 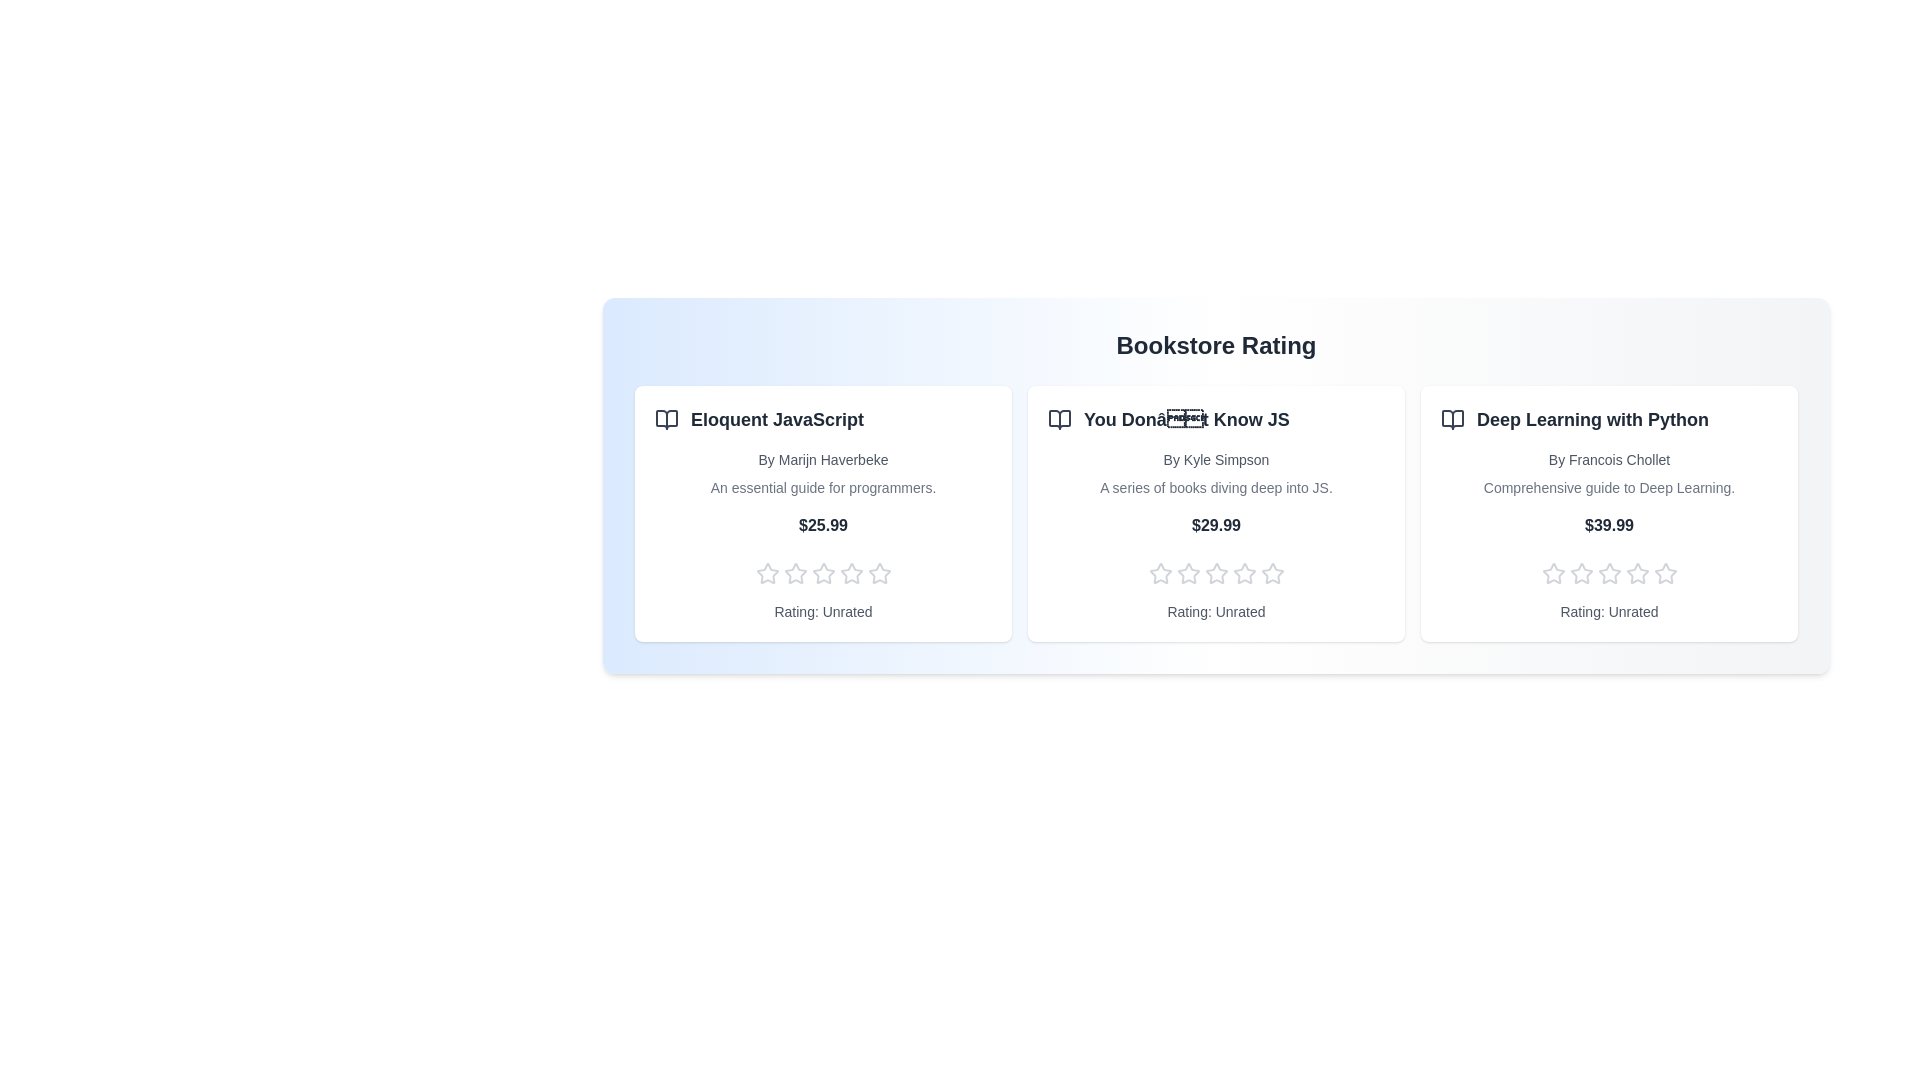 What do you see at coordinates (794, 574) in the screenshot?
I see `the rating of a book to 2 stars by clicking on the corresponding star` at bounding box center [794, 574].